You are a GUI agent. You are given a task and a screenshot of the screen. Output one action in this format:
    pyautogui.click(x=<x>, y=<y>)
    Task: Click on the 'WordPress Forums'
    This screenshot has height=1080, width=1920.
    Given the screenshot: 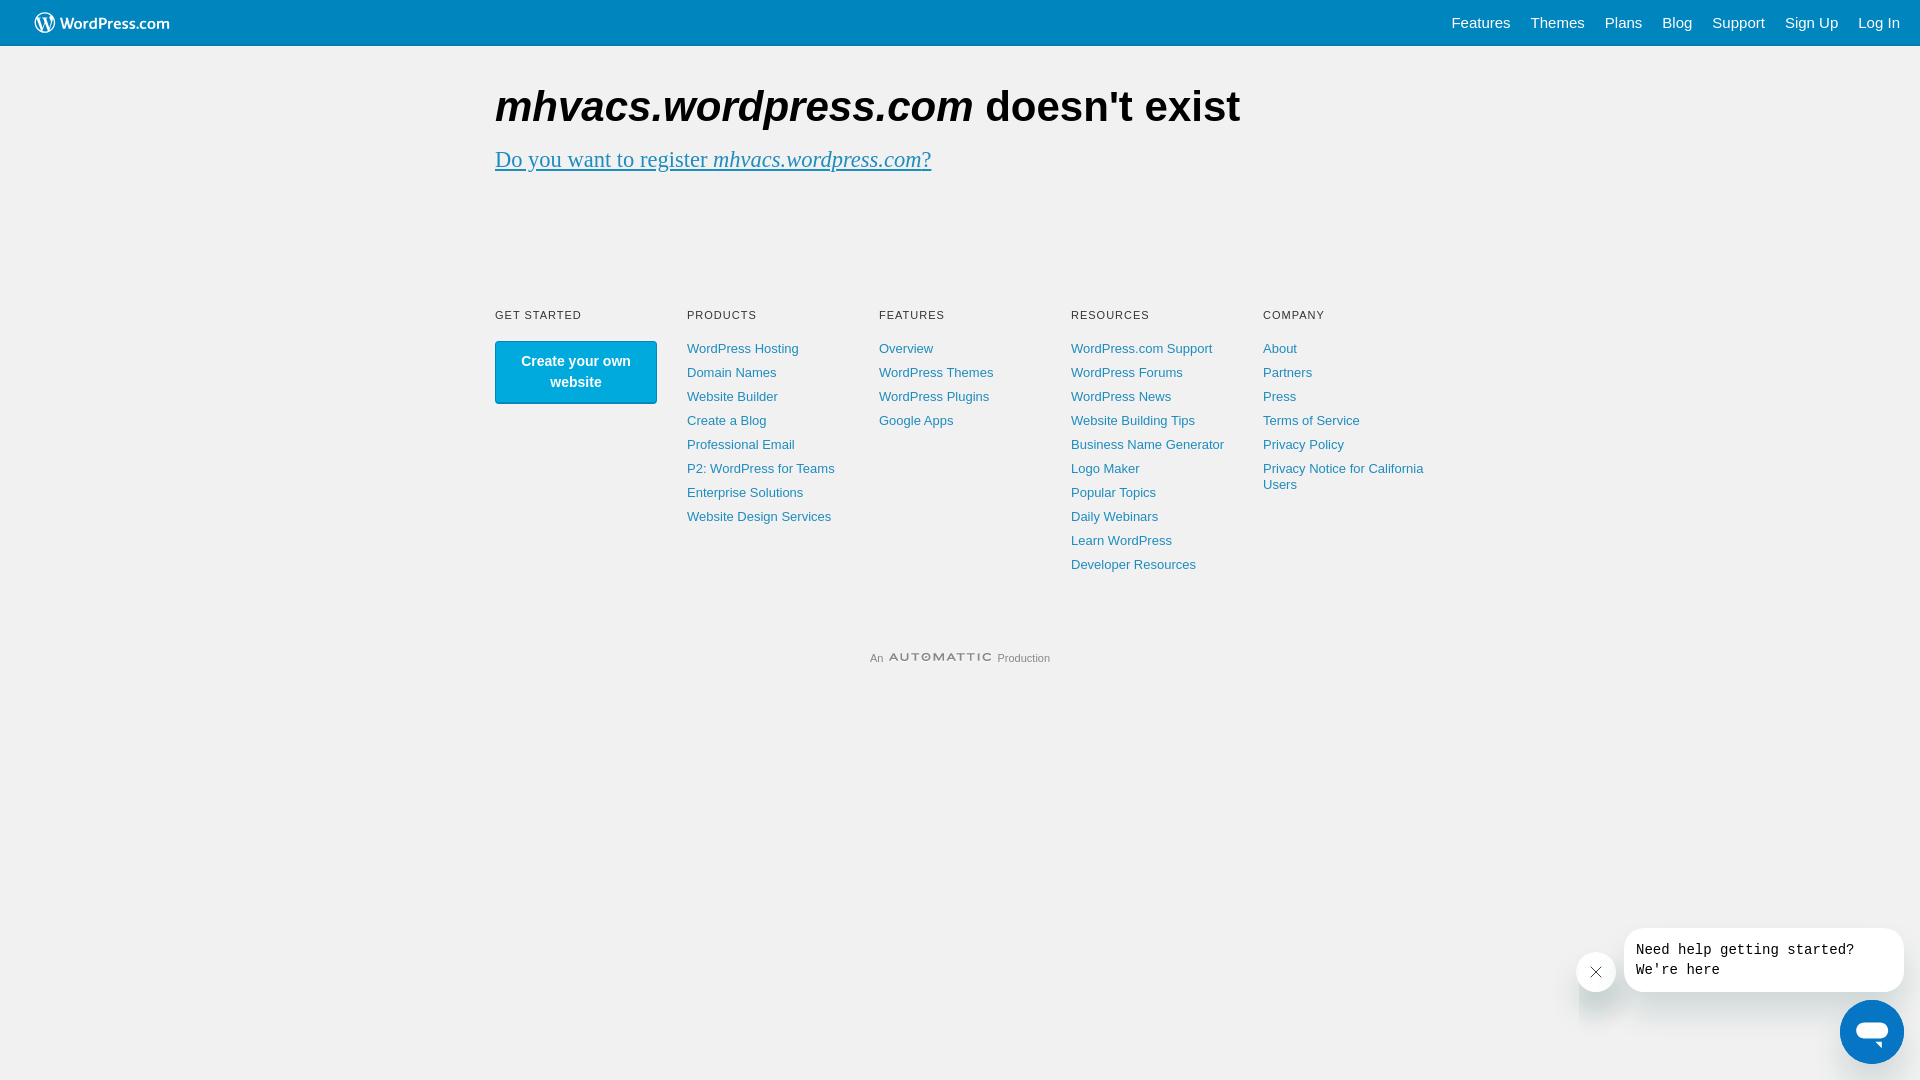 What is the action you would take?
    pyautogui.click(x=1069, y=372)
    